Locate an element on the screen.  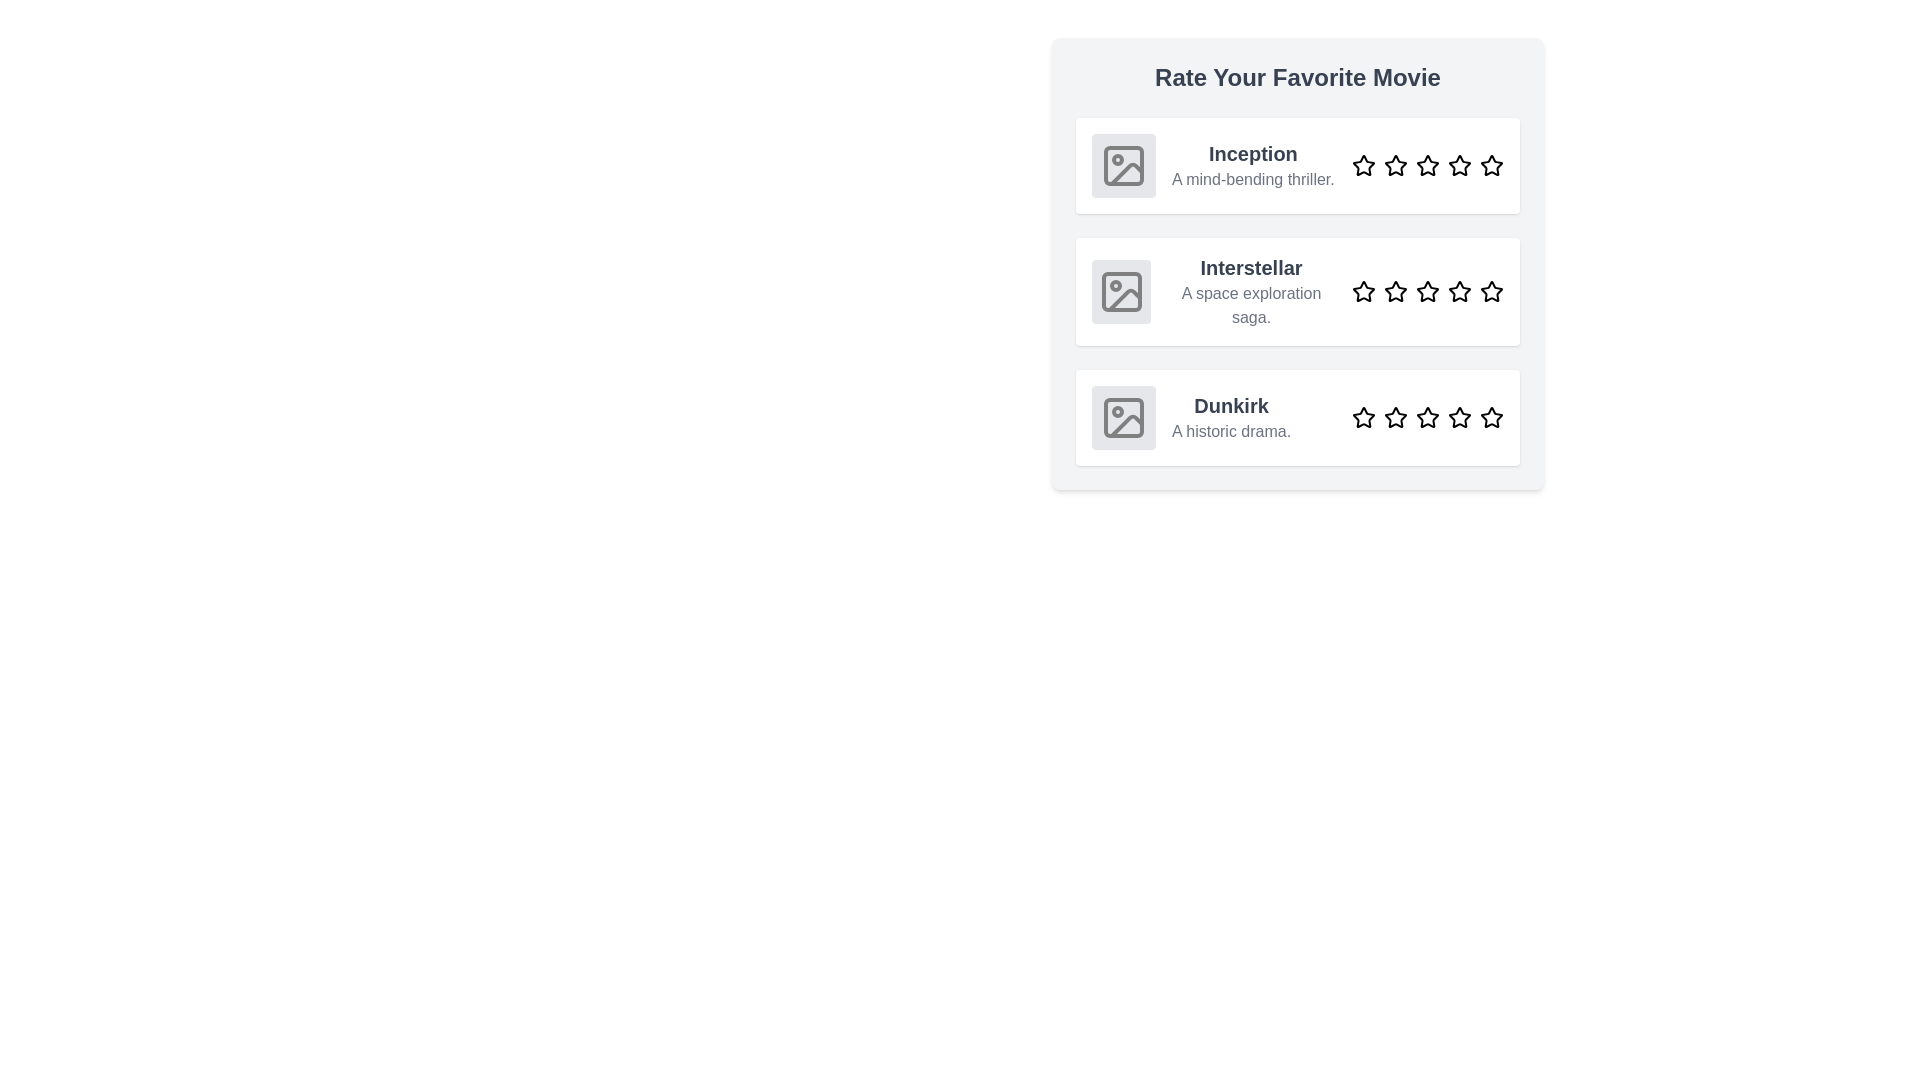
the star rating component for the movie 'Interstellar' is located at coordinates (1427, 292).